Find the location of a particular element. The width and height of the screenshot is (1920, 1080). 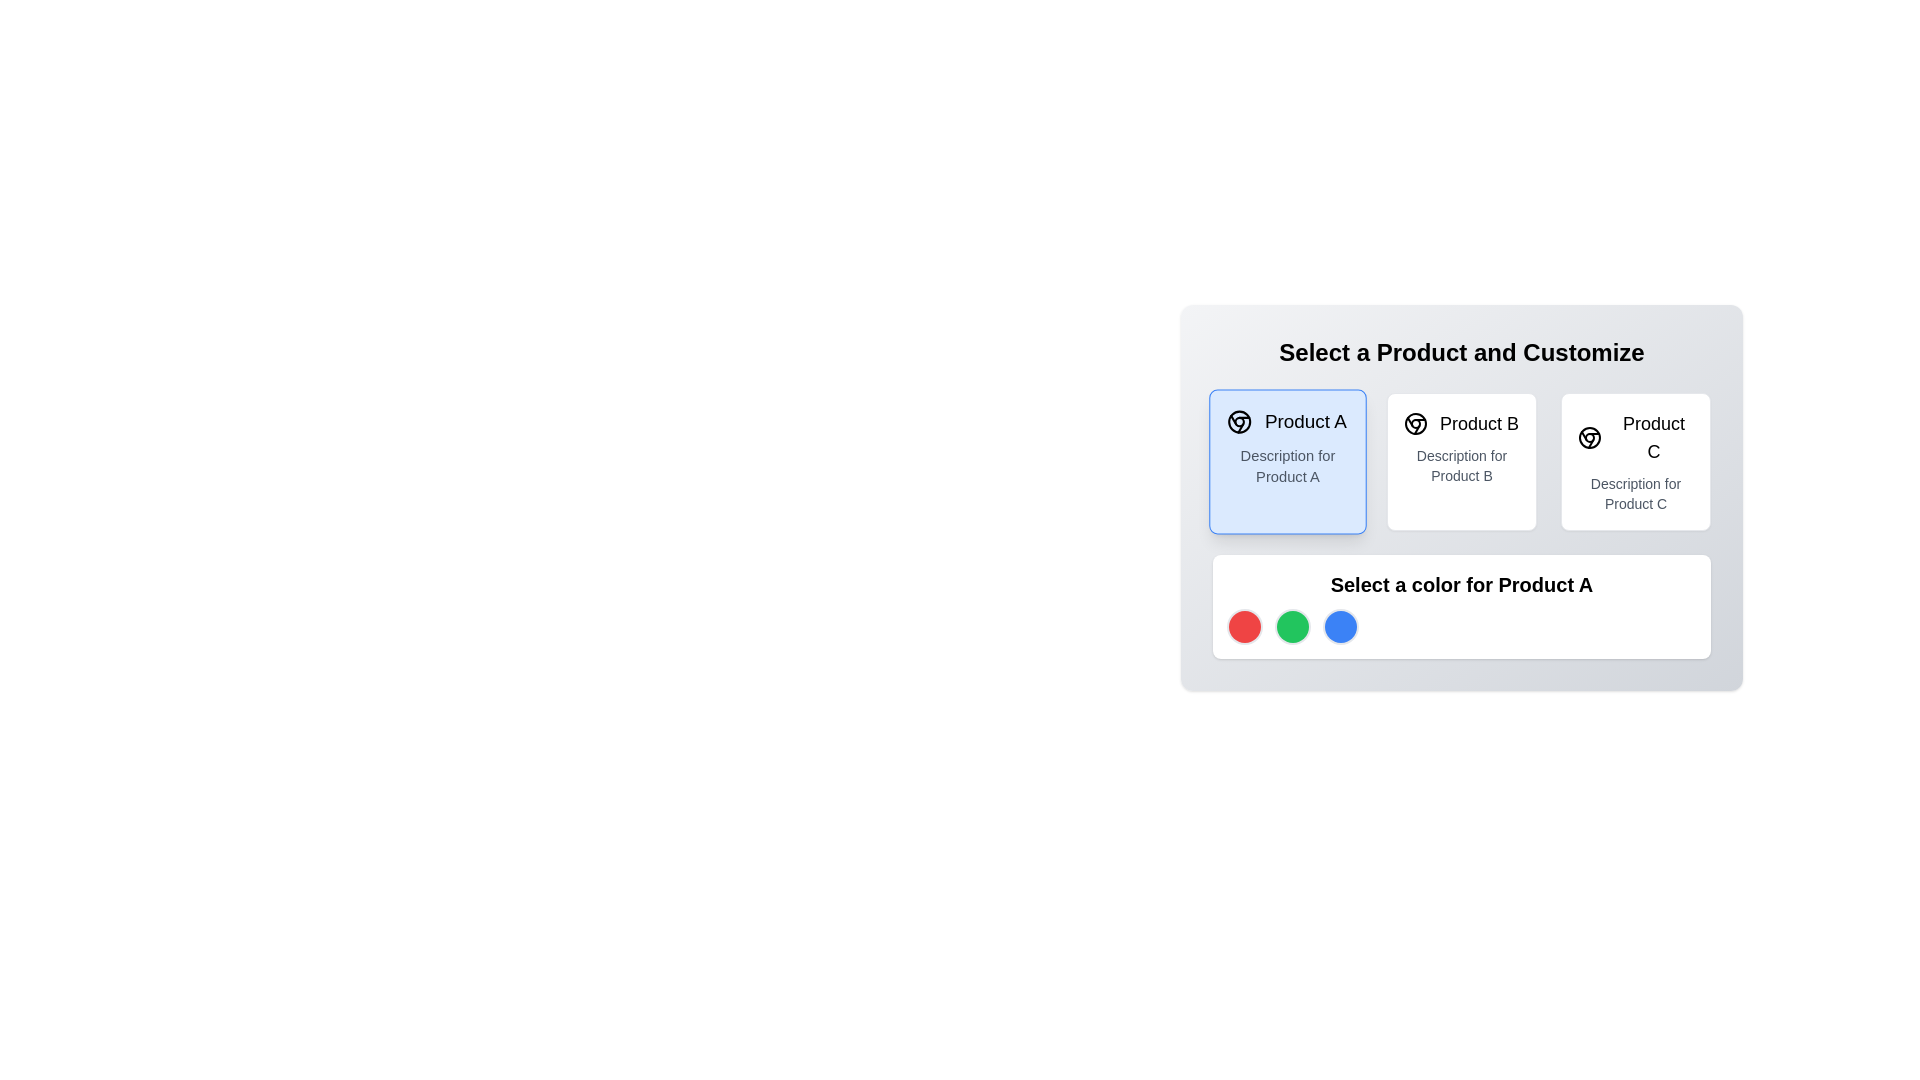

the interactive card located in the top-left position of the grid is located at coordinates (1287, 462).